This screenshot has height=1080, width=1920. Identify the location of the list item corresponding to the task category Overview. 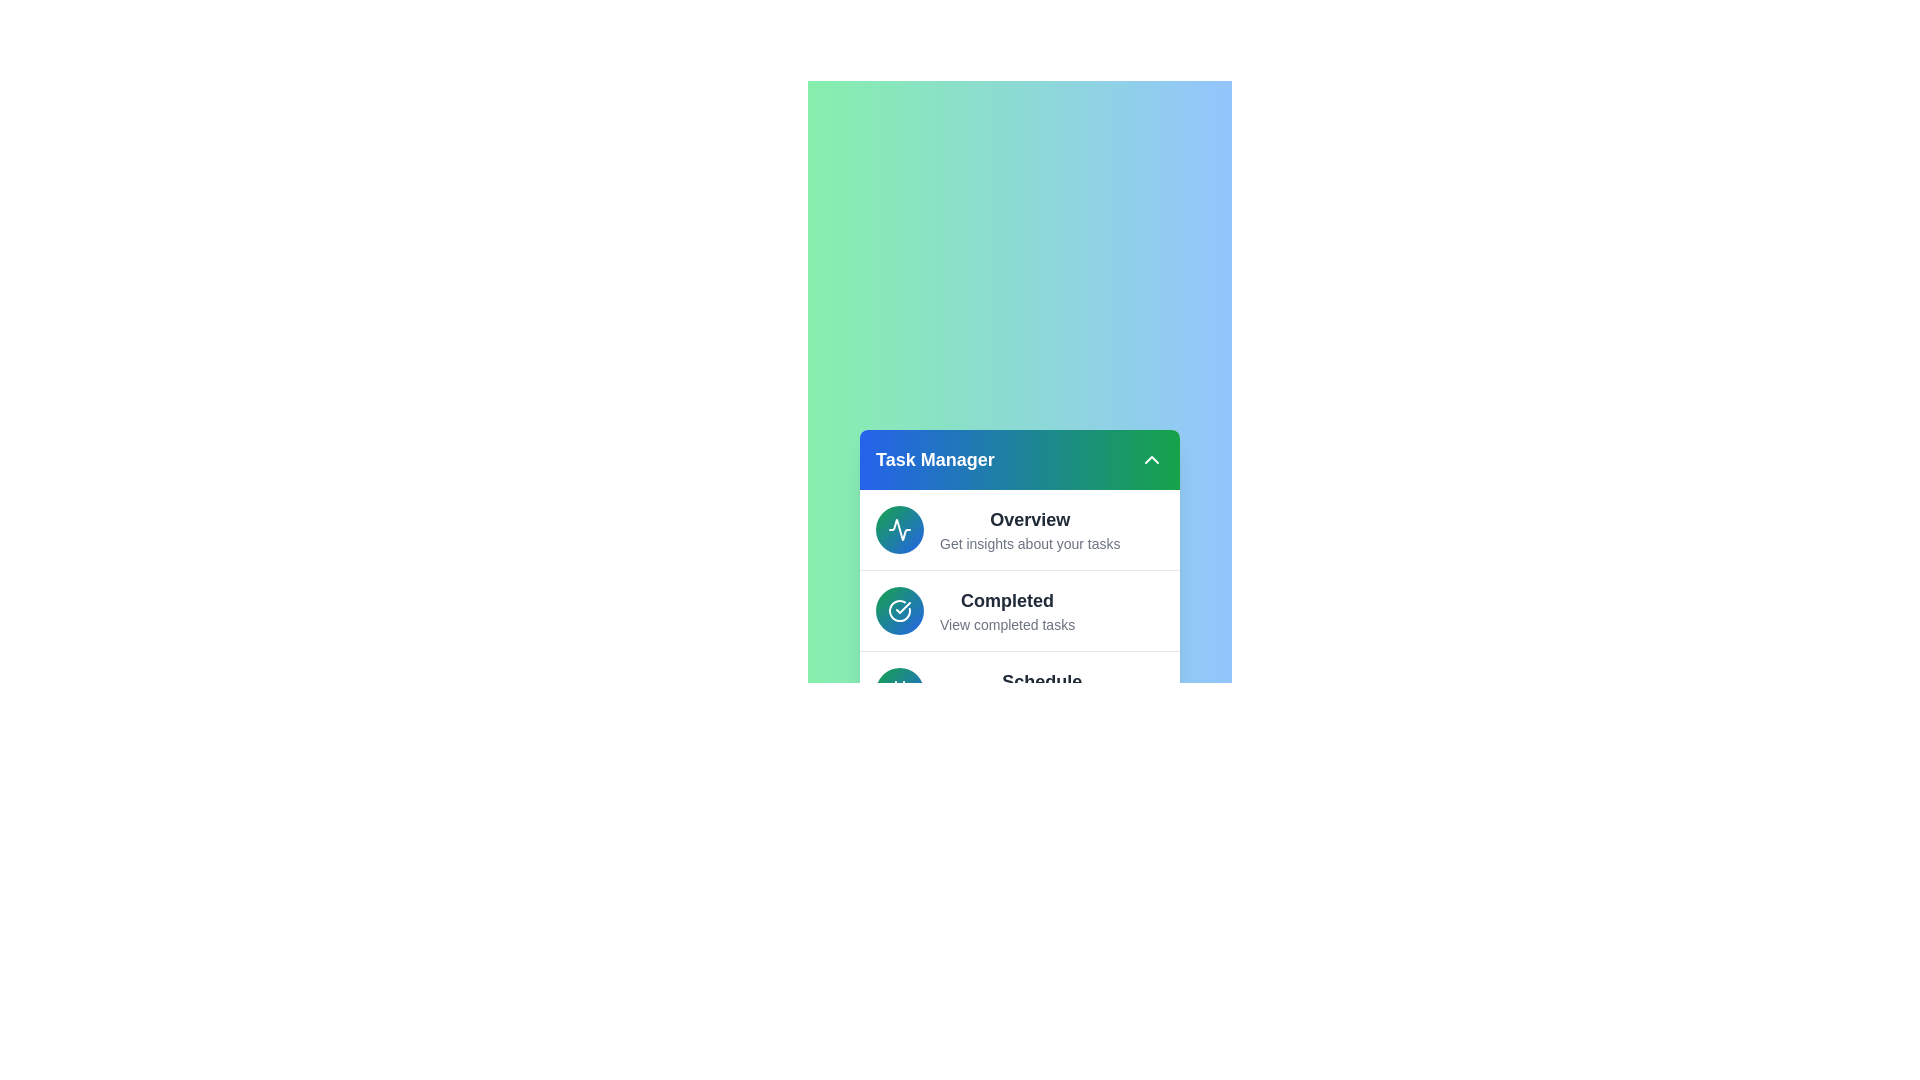
(1019, 528).